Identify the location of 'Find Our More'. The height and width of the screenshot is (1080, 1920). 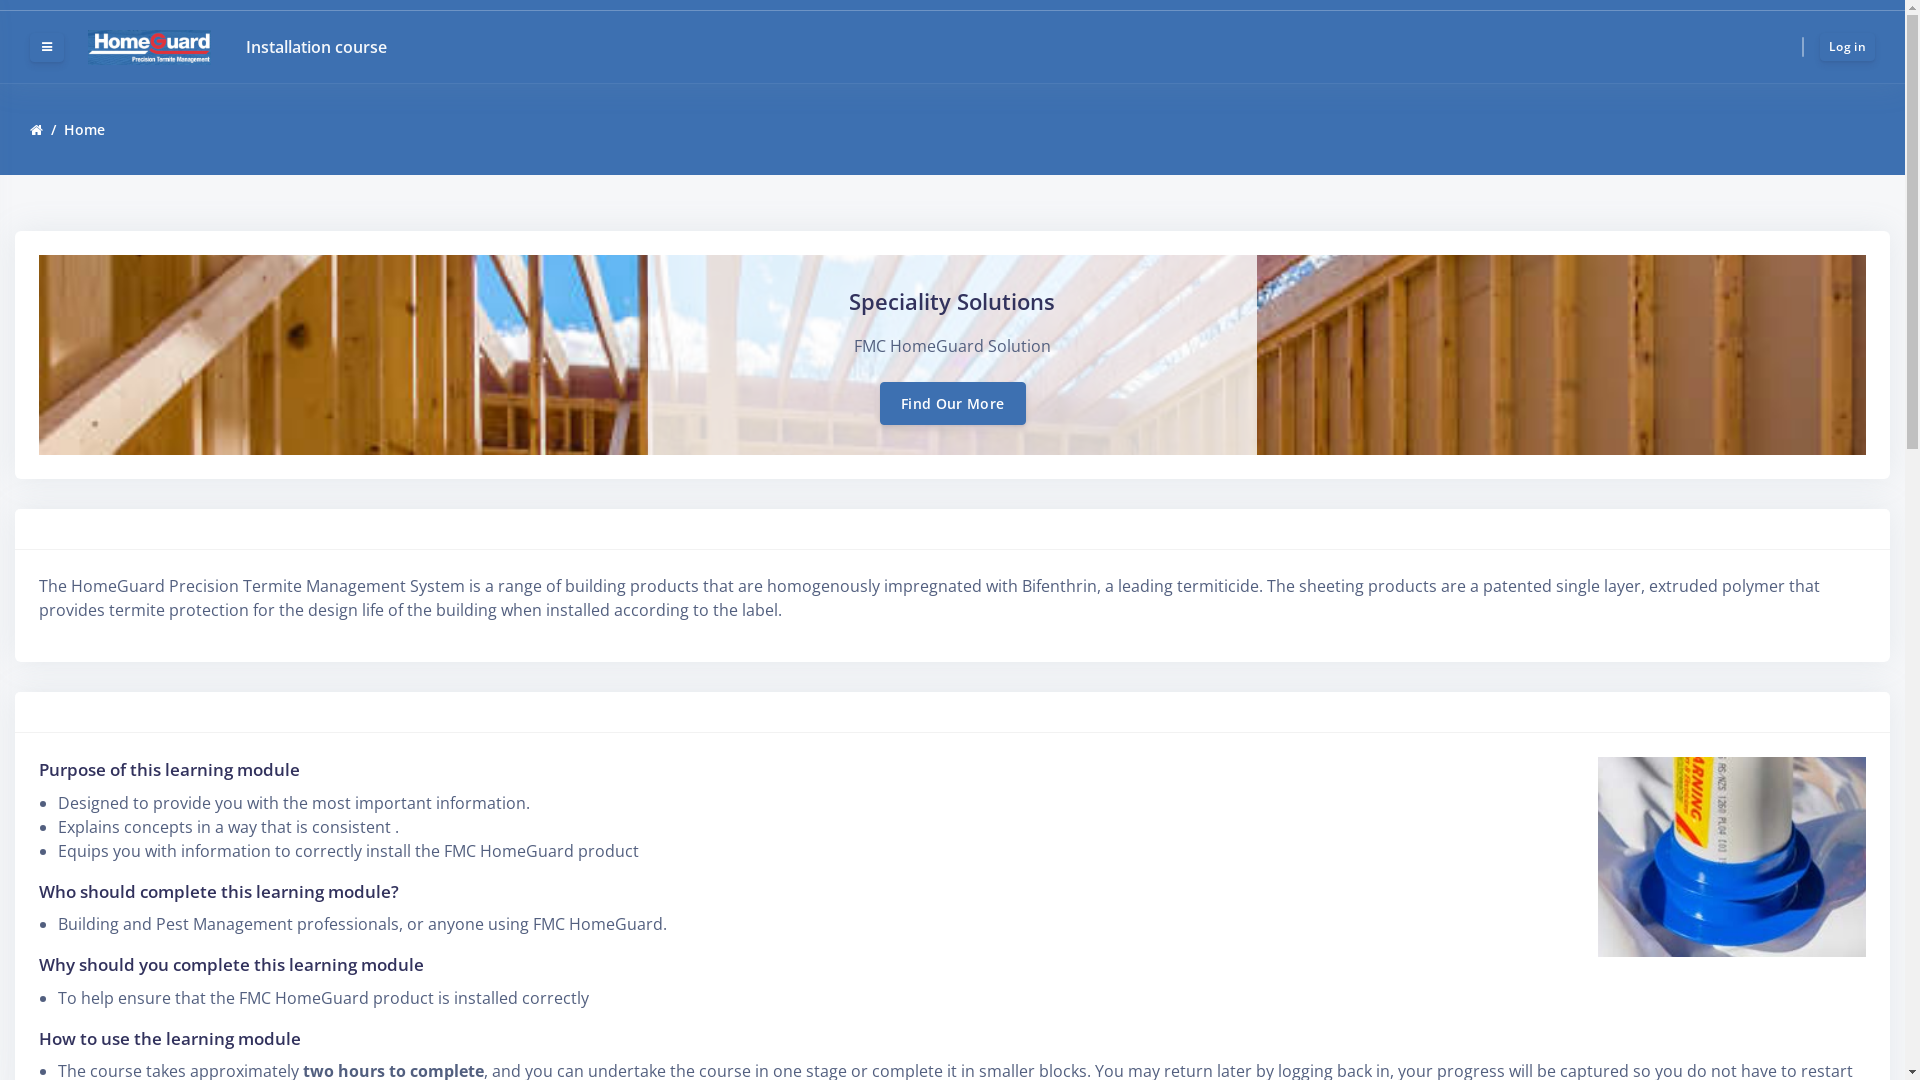
(952, 403).